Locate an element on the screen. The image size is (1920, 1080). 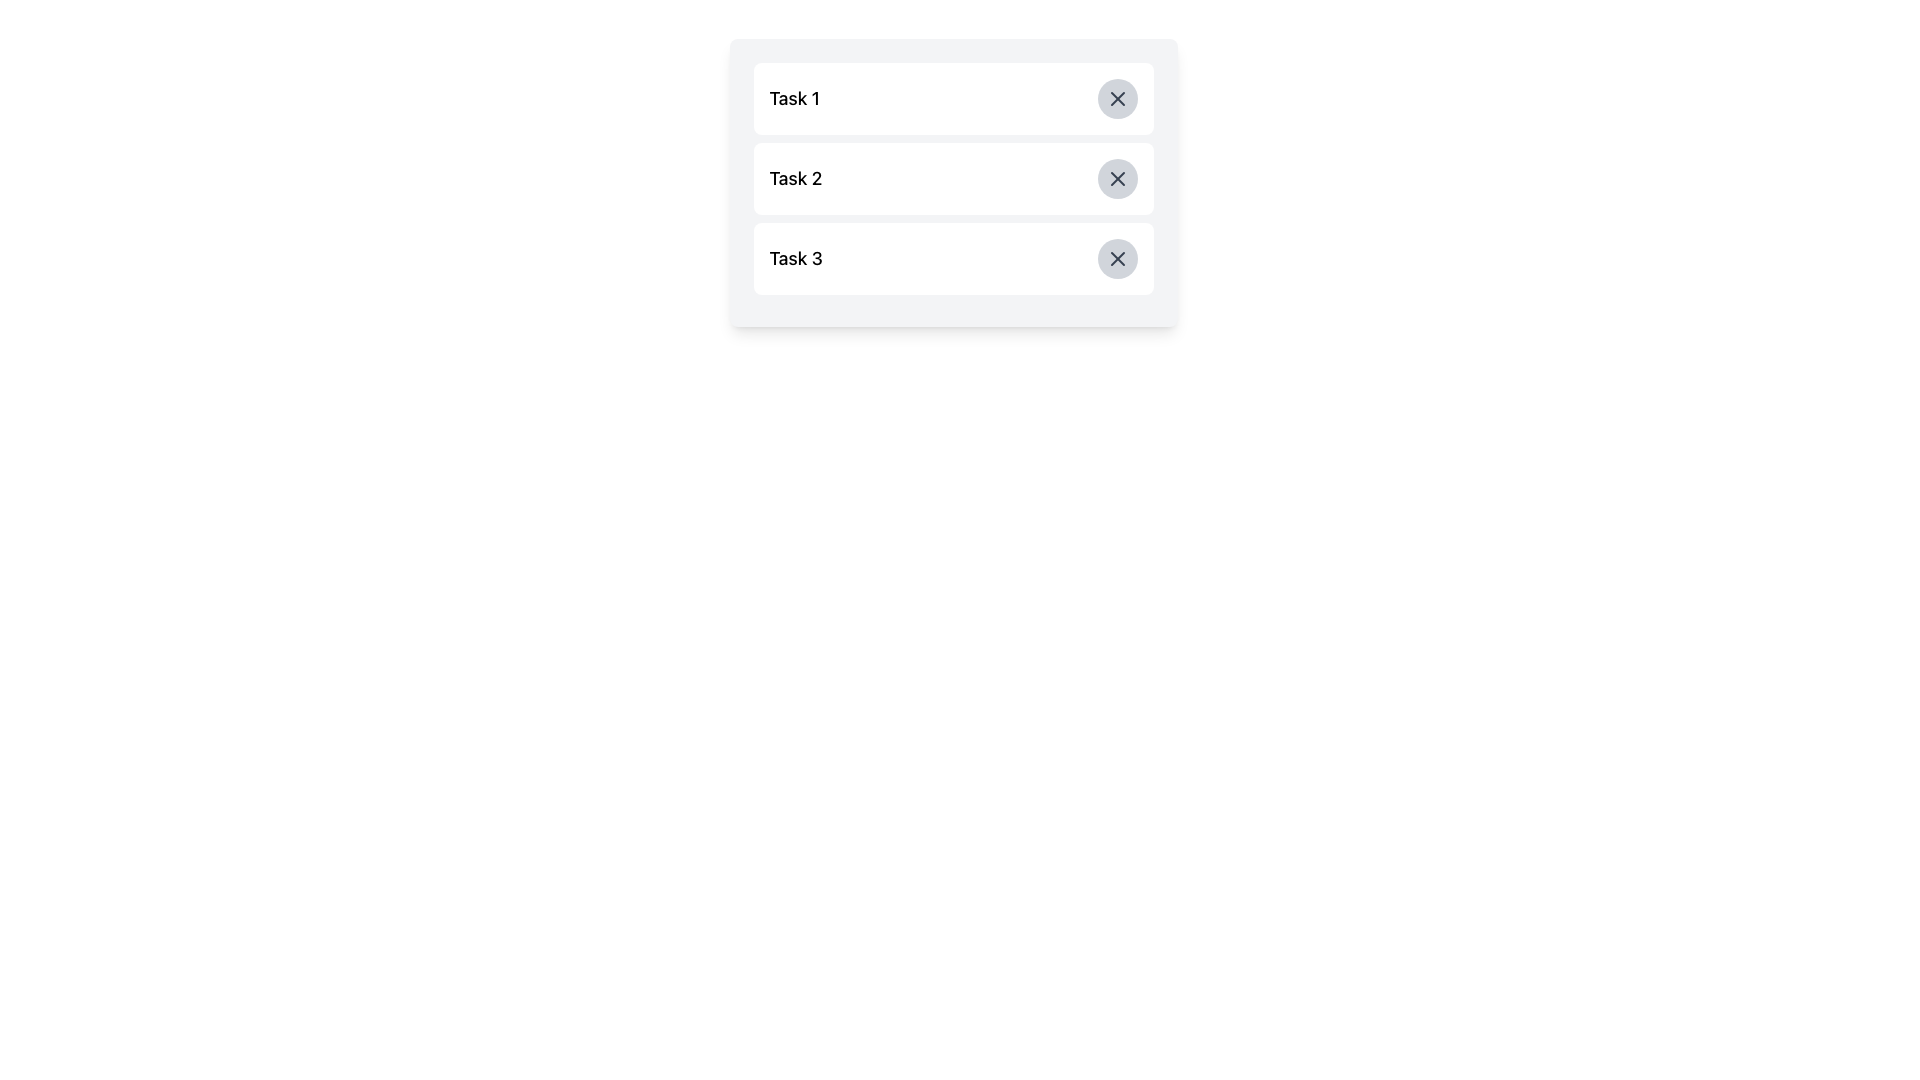
the diagonal cross-shaped icon ('X') located within a circular space, positioned to the right of the 'Task 3' text label in the third row of tasks is located at coordinates (1116, 257).